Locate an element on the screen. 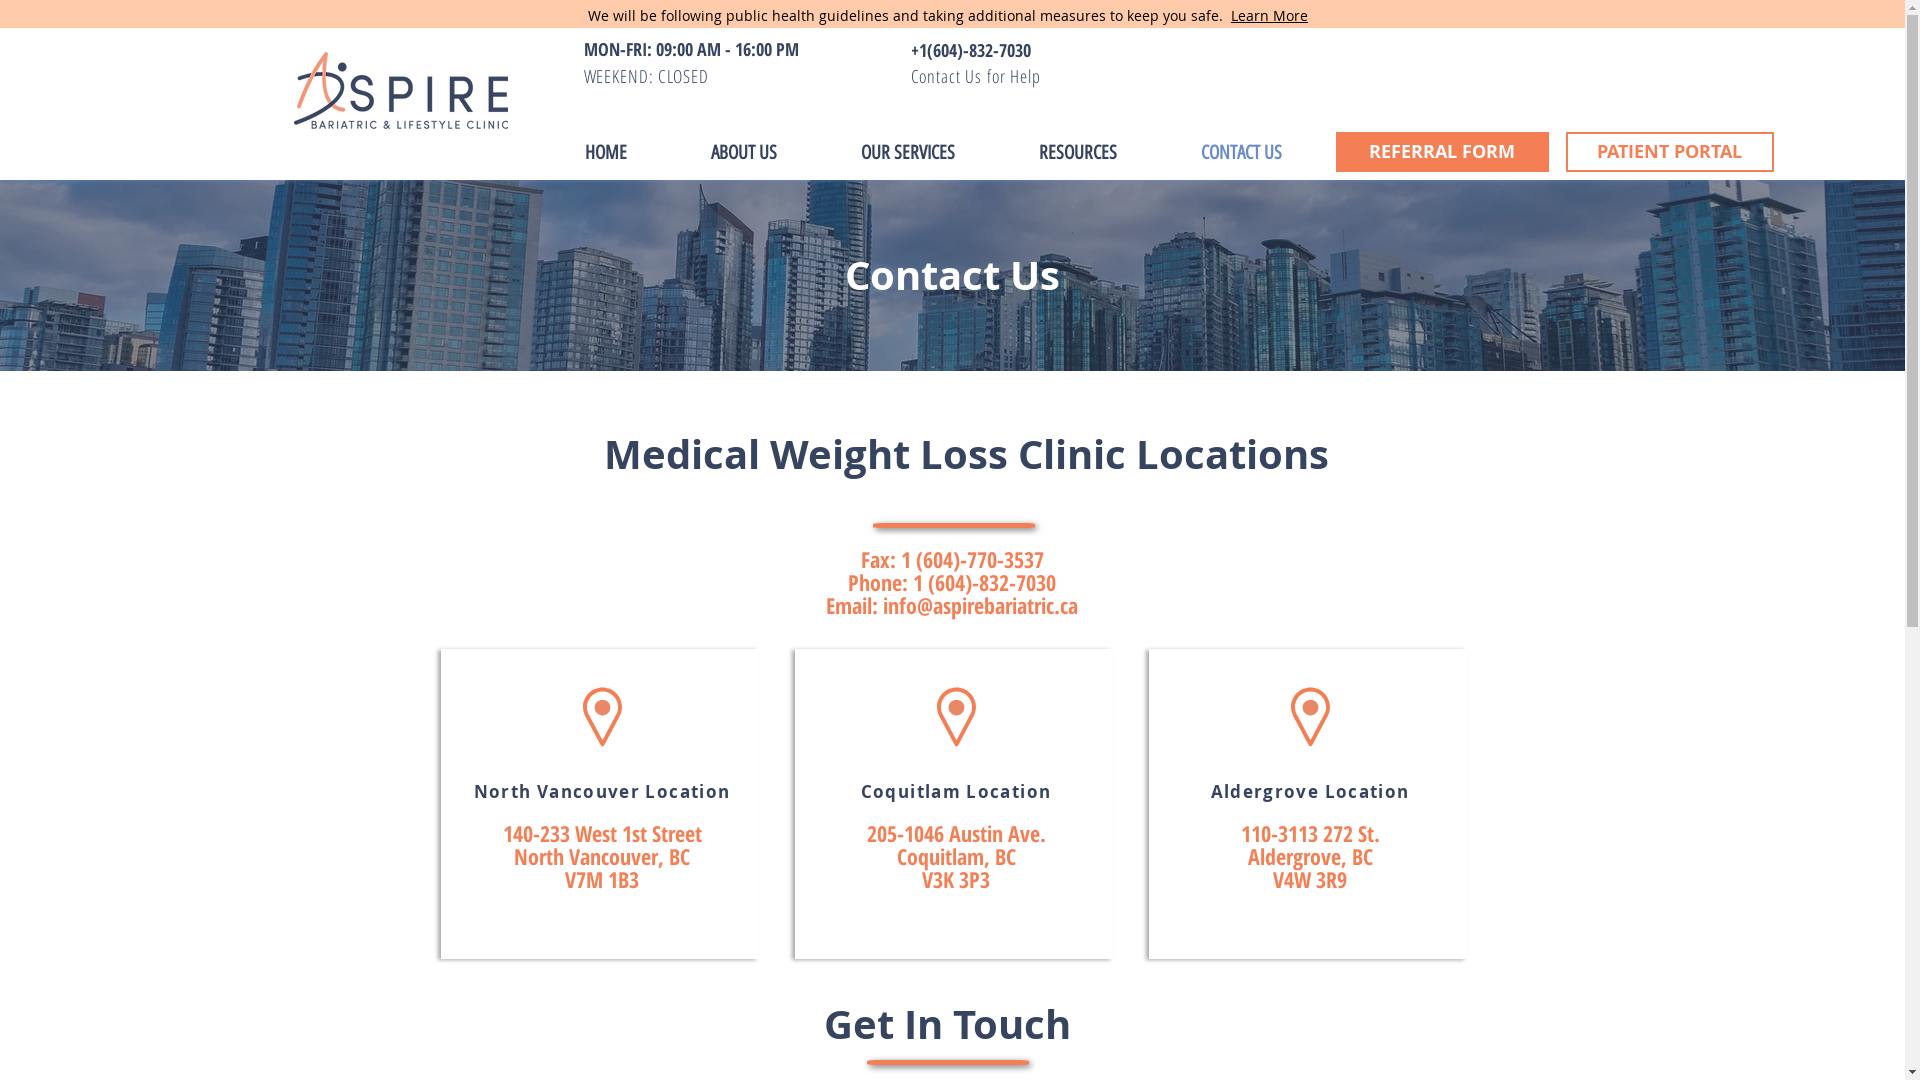 The height and width of the screenshot is (1080, 1920). 'North Vancouver Location' is located at coordinates (473, 788).